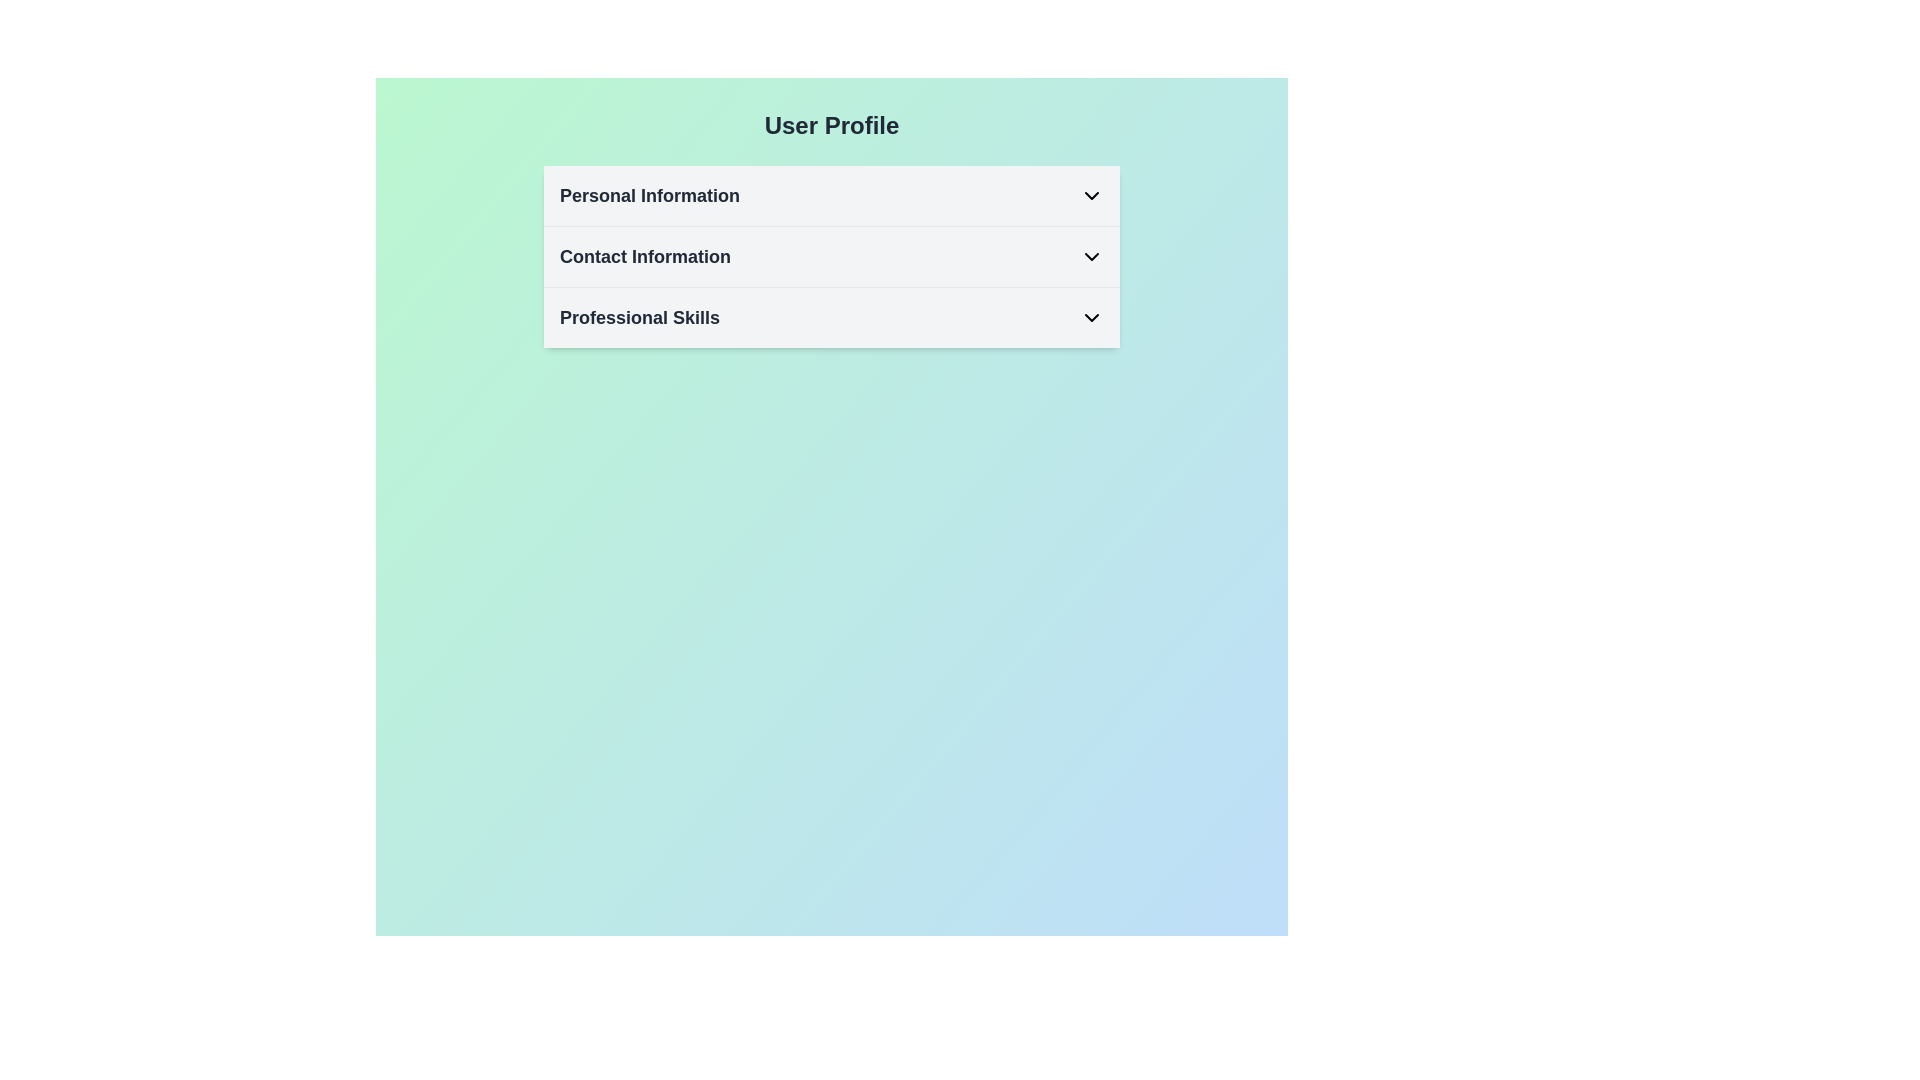 The width and height of the screenshot is (1920, 1080). I want to click on the chevron-down icon toggle button located at the far right of the 'Contact Information' section, so click(1090, 256).